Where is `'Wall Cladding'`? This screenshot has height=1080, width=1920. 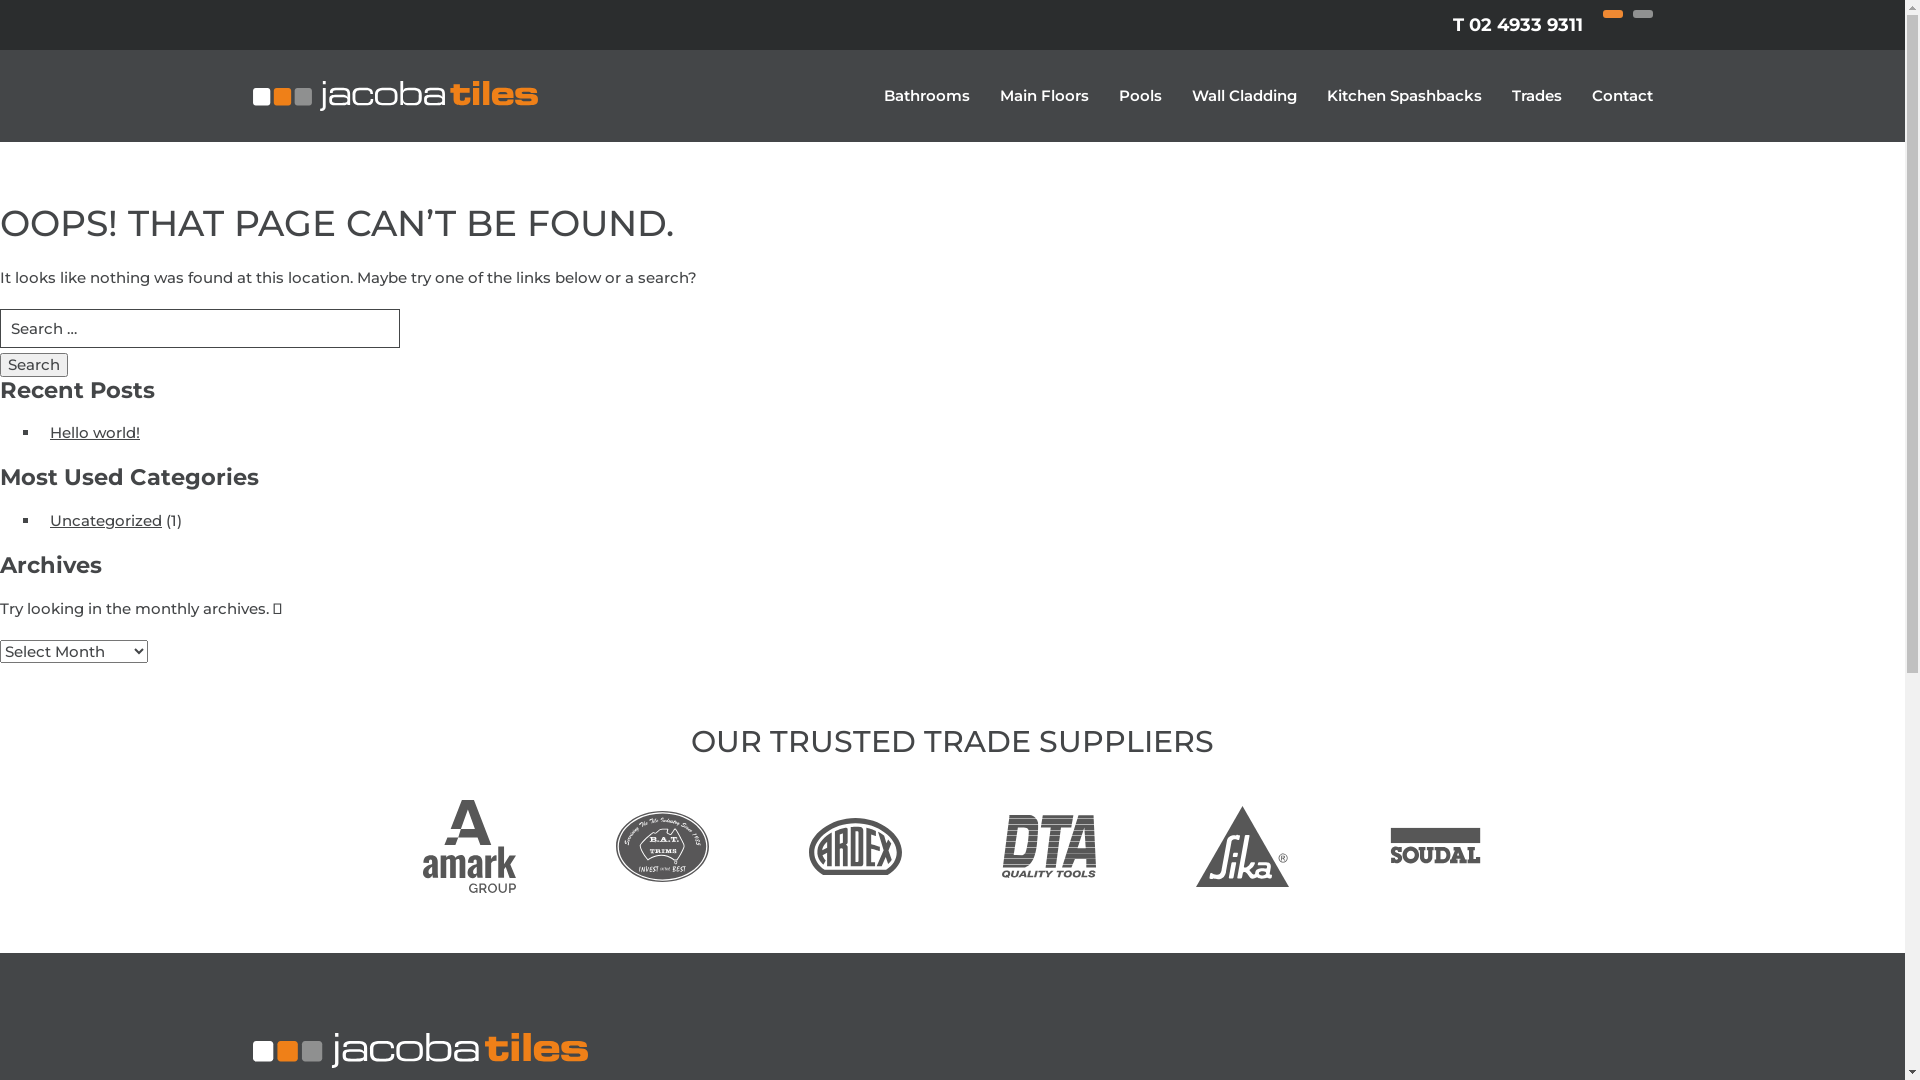 'Wall Cladding' is located at coordinates (1243, 96).